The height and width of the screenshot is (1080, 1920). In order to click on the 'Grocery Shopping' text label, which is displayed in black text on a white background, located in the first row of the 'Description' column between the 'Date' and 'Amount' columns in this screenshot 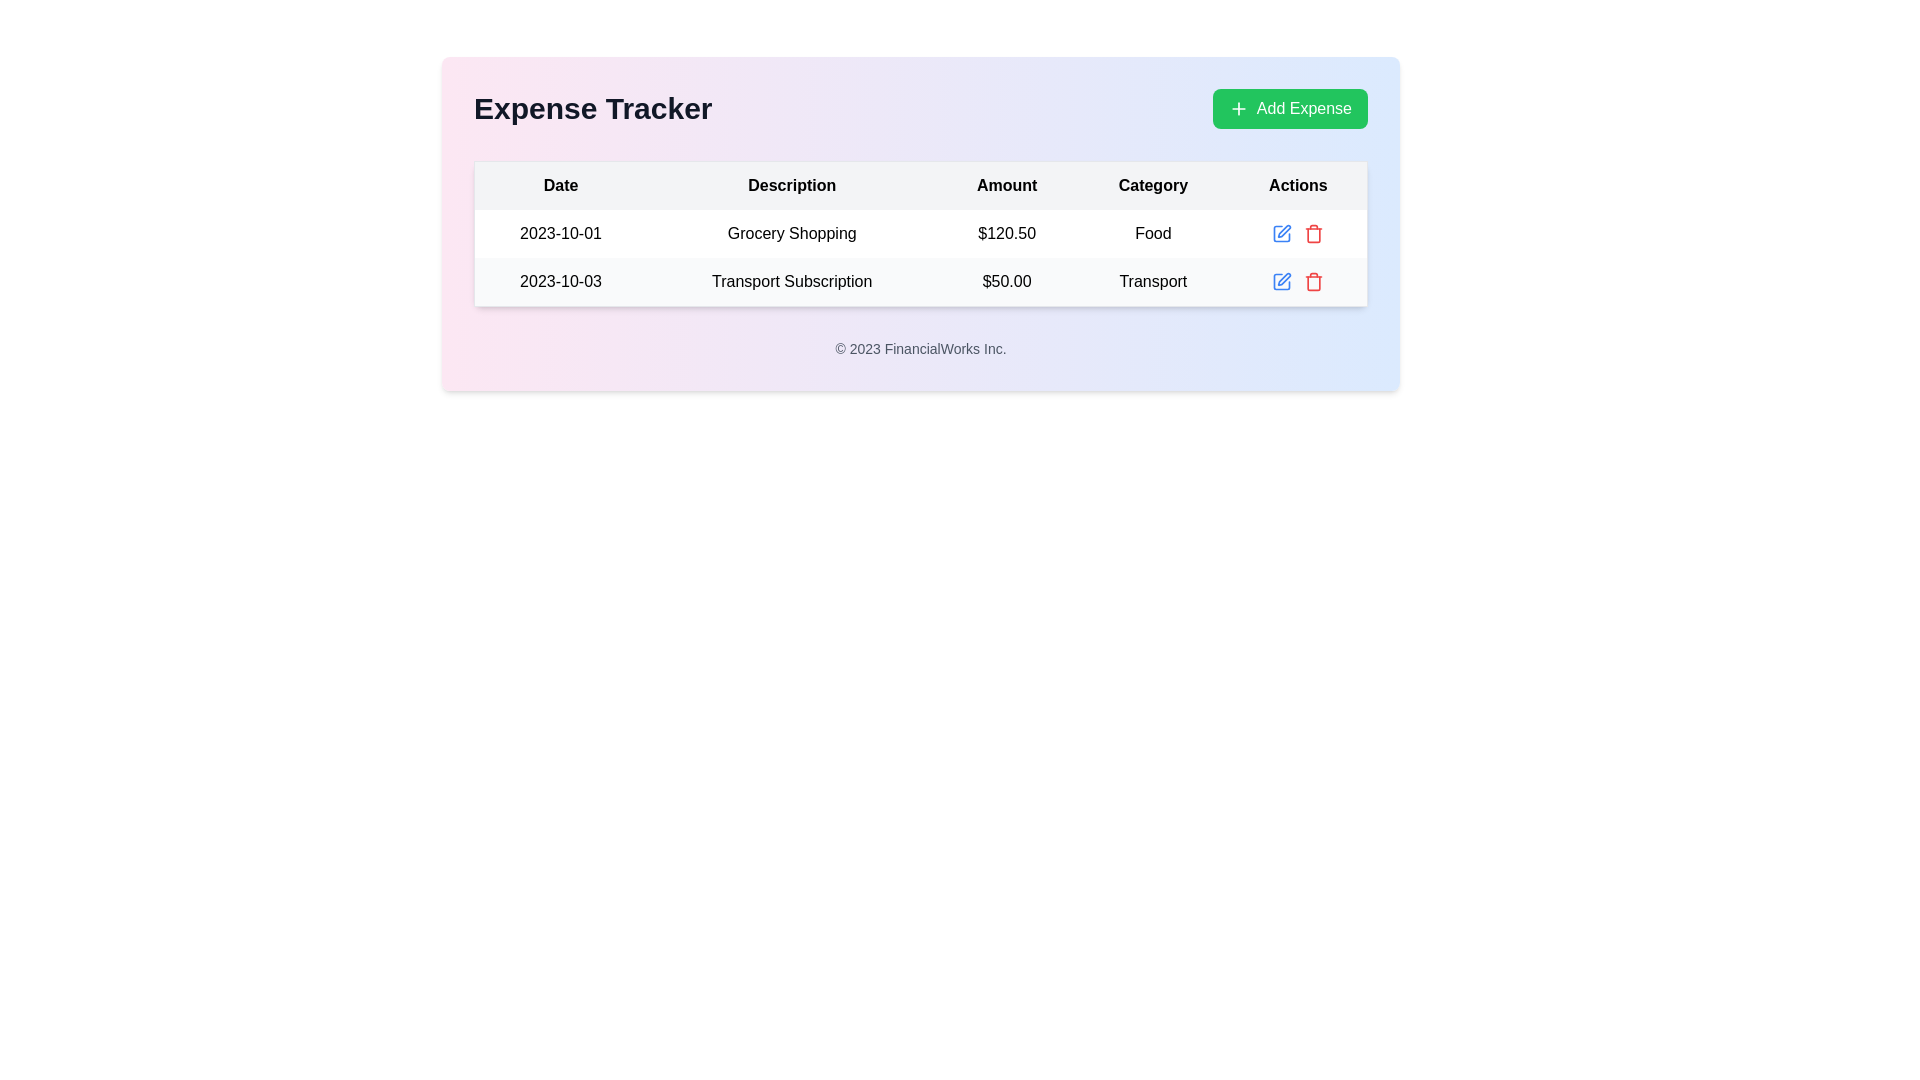, I will do `click(791, 233)`.